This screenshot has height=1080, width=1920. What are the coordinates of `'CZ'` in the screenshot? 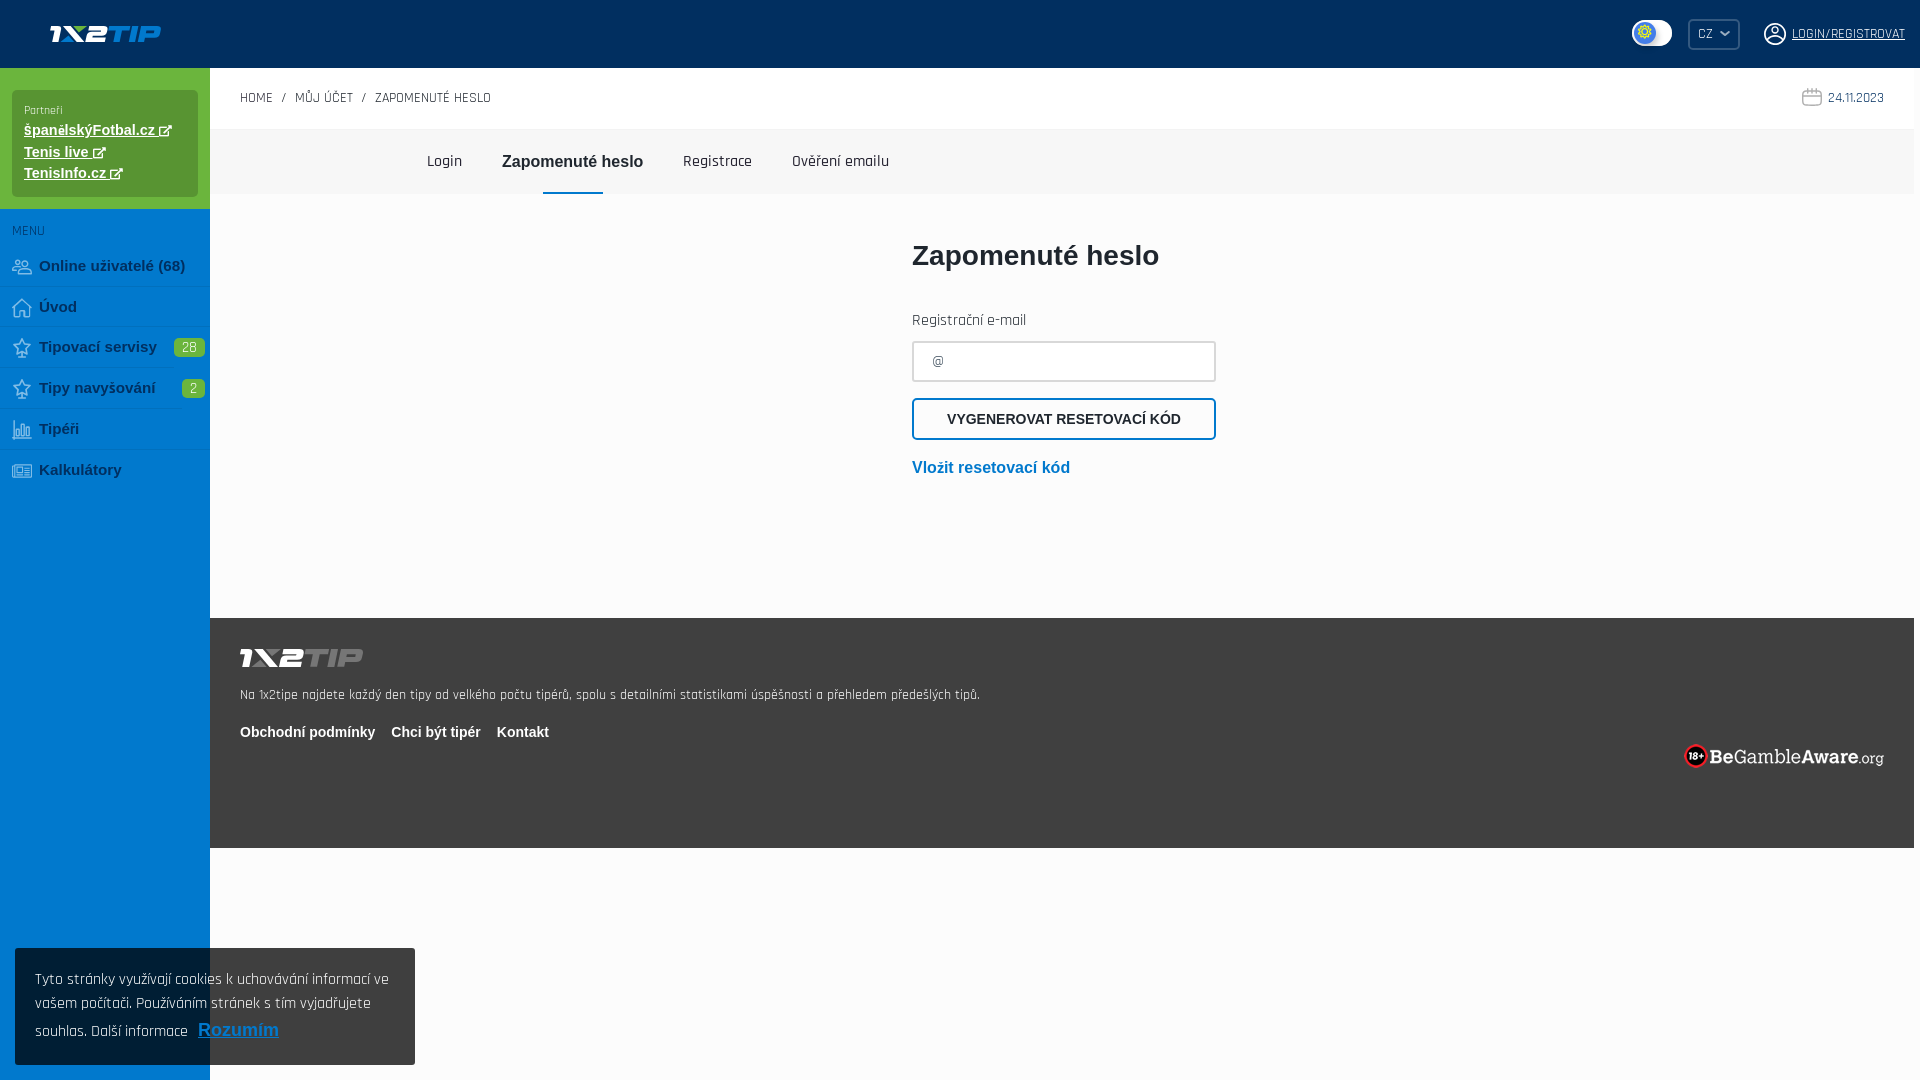 It's located at (1712, 33).